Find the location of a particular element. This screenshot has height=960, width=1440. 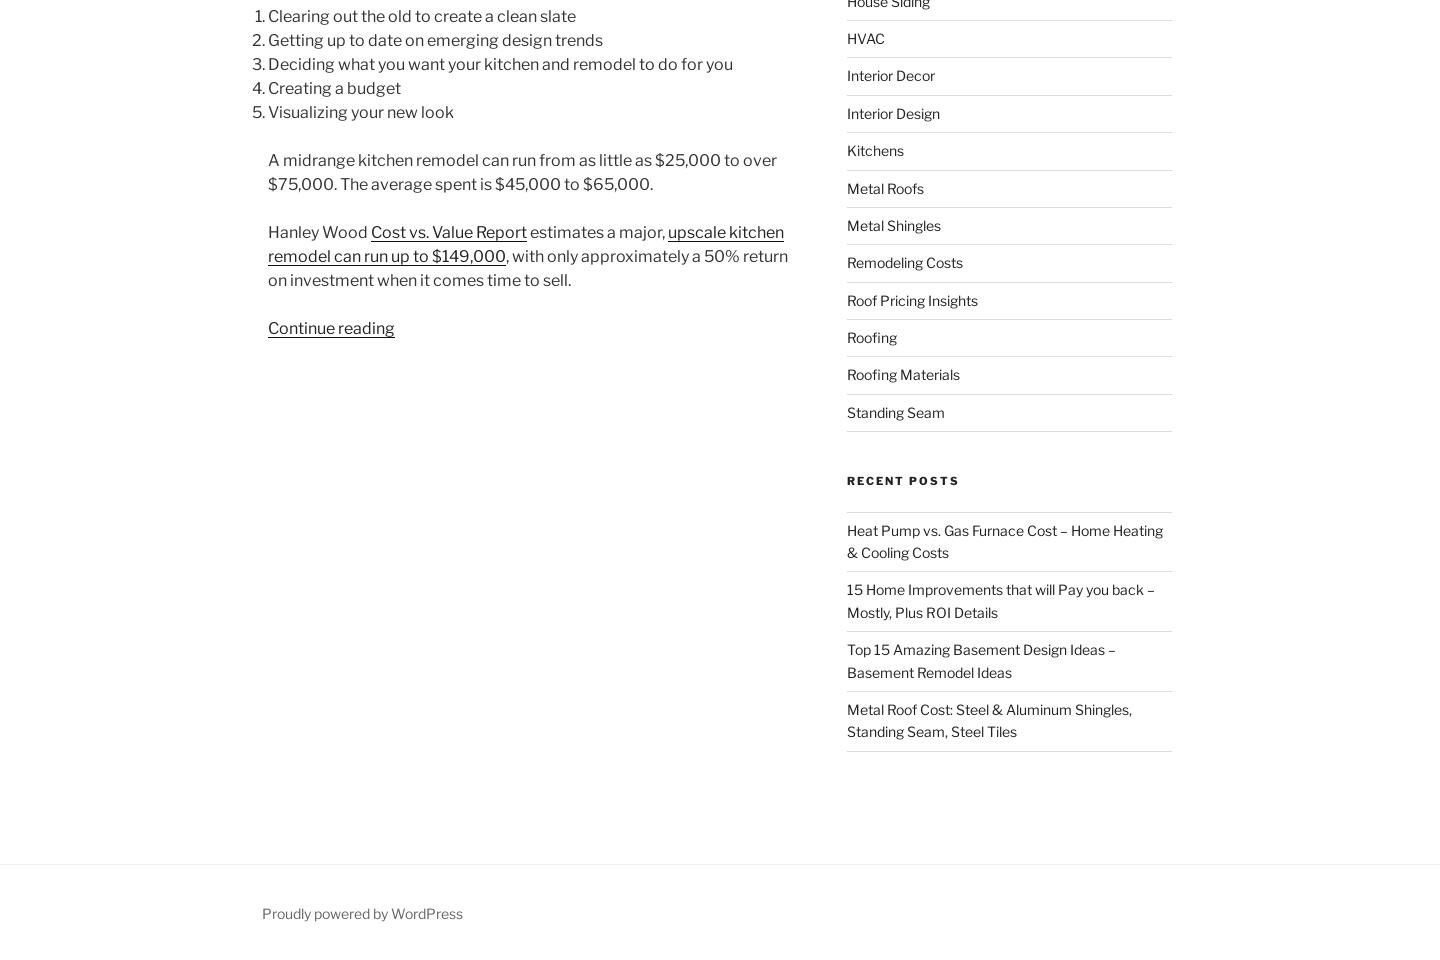

'Metal Roofs' is located at coordinates (883, 187).